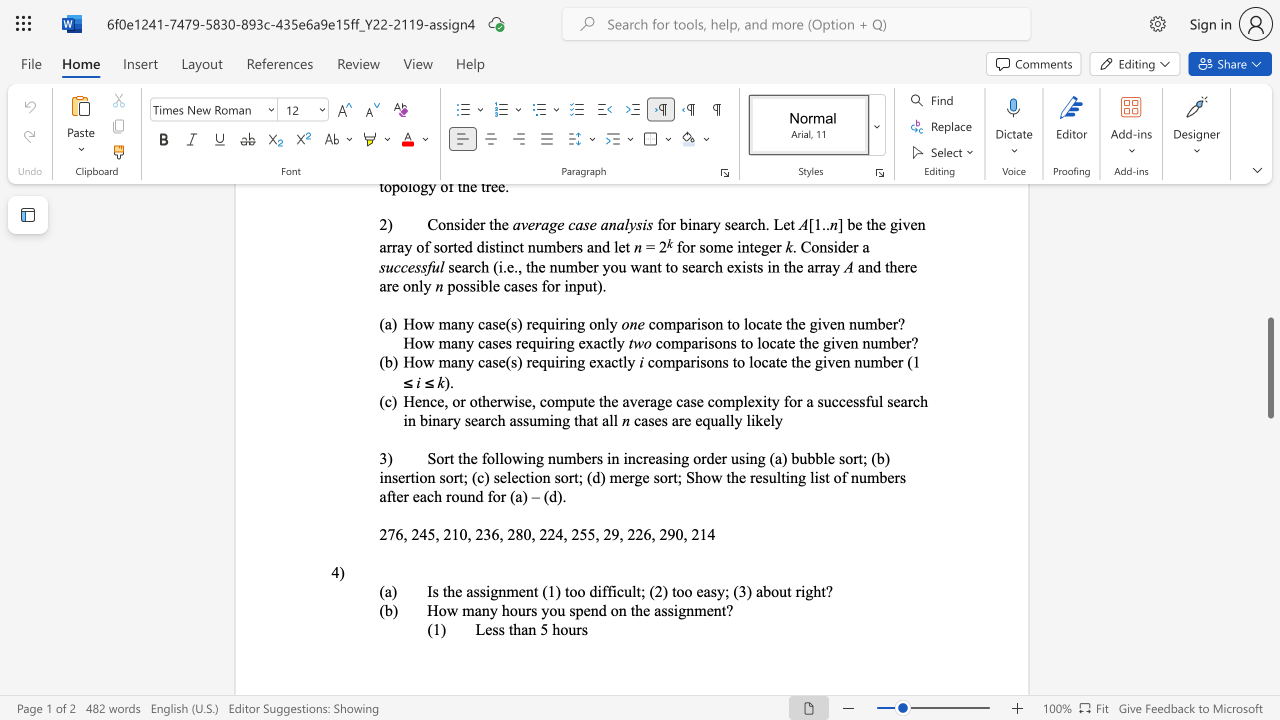 The height and width of the screenshot is (720, 1280). What do you see at coordinates (720, 590) in the screenshot?
I see `the 1th character "y" in the text` at bounding box center [720, 590].